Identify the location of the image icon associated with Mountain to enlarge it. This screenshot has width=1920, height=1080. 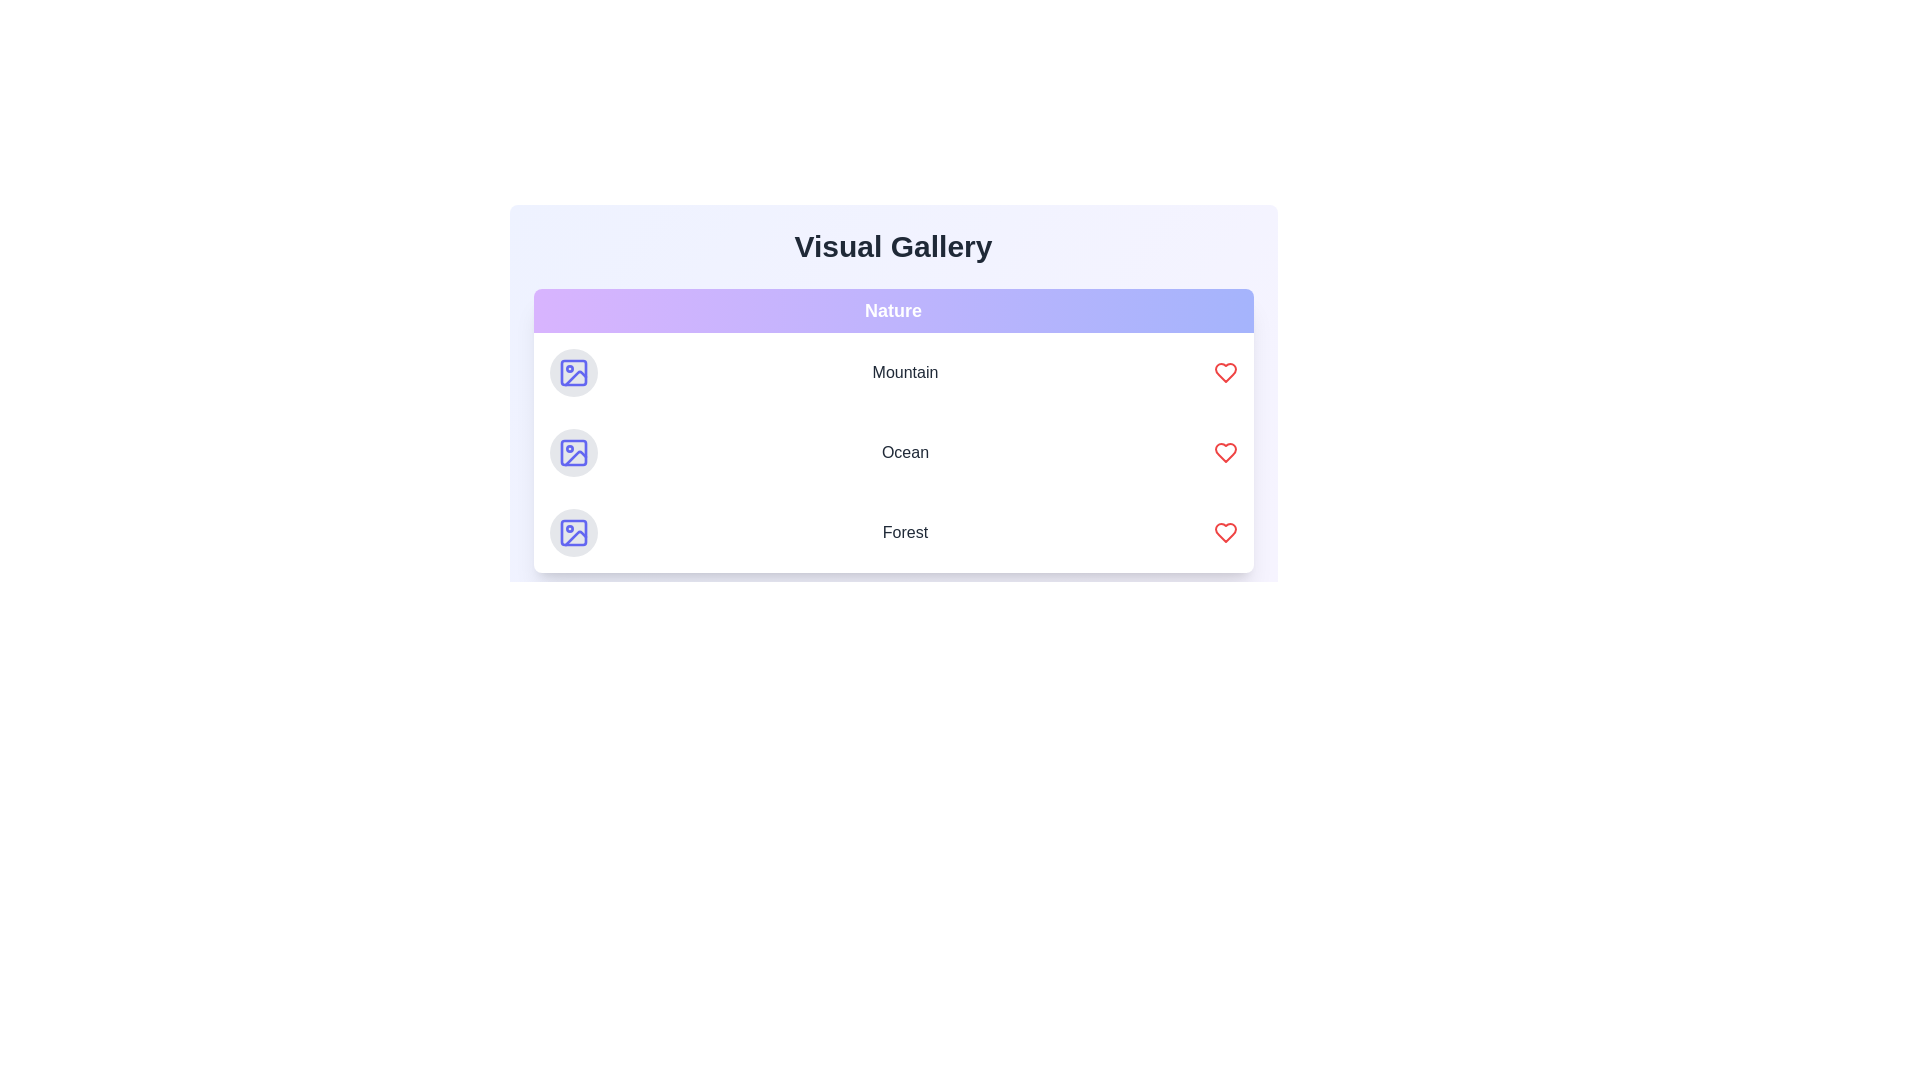
(572, 373).